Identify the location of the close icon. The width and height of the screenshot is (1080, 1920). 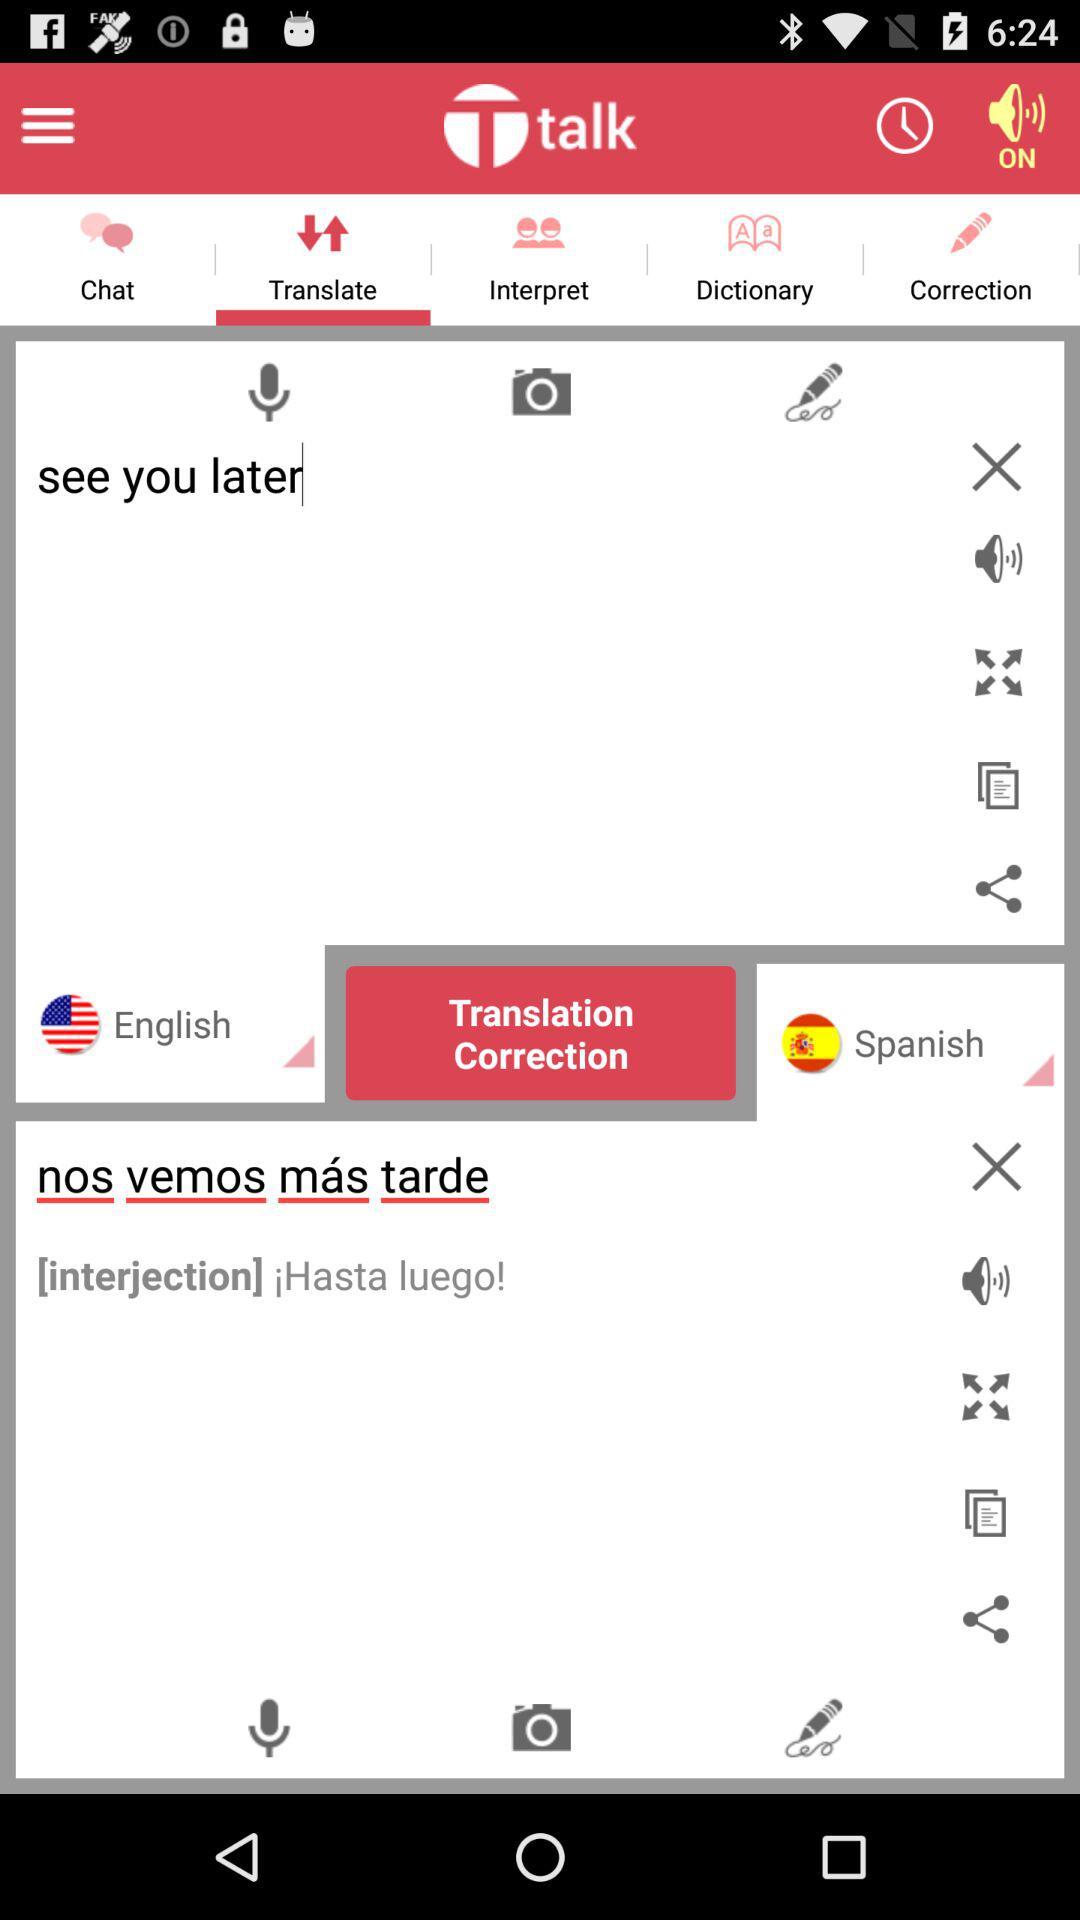
(996, 499).